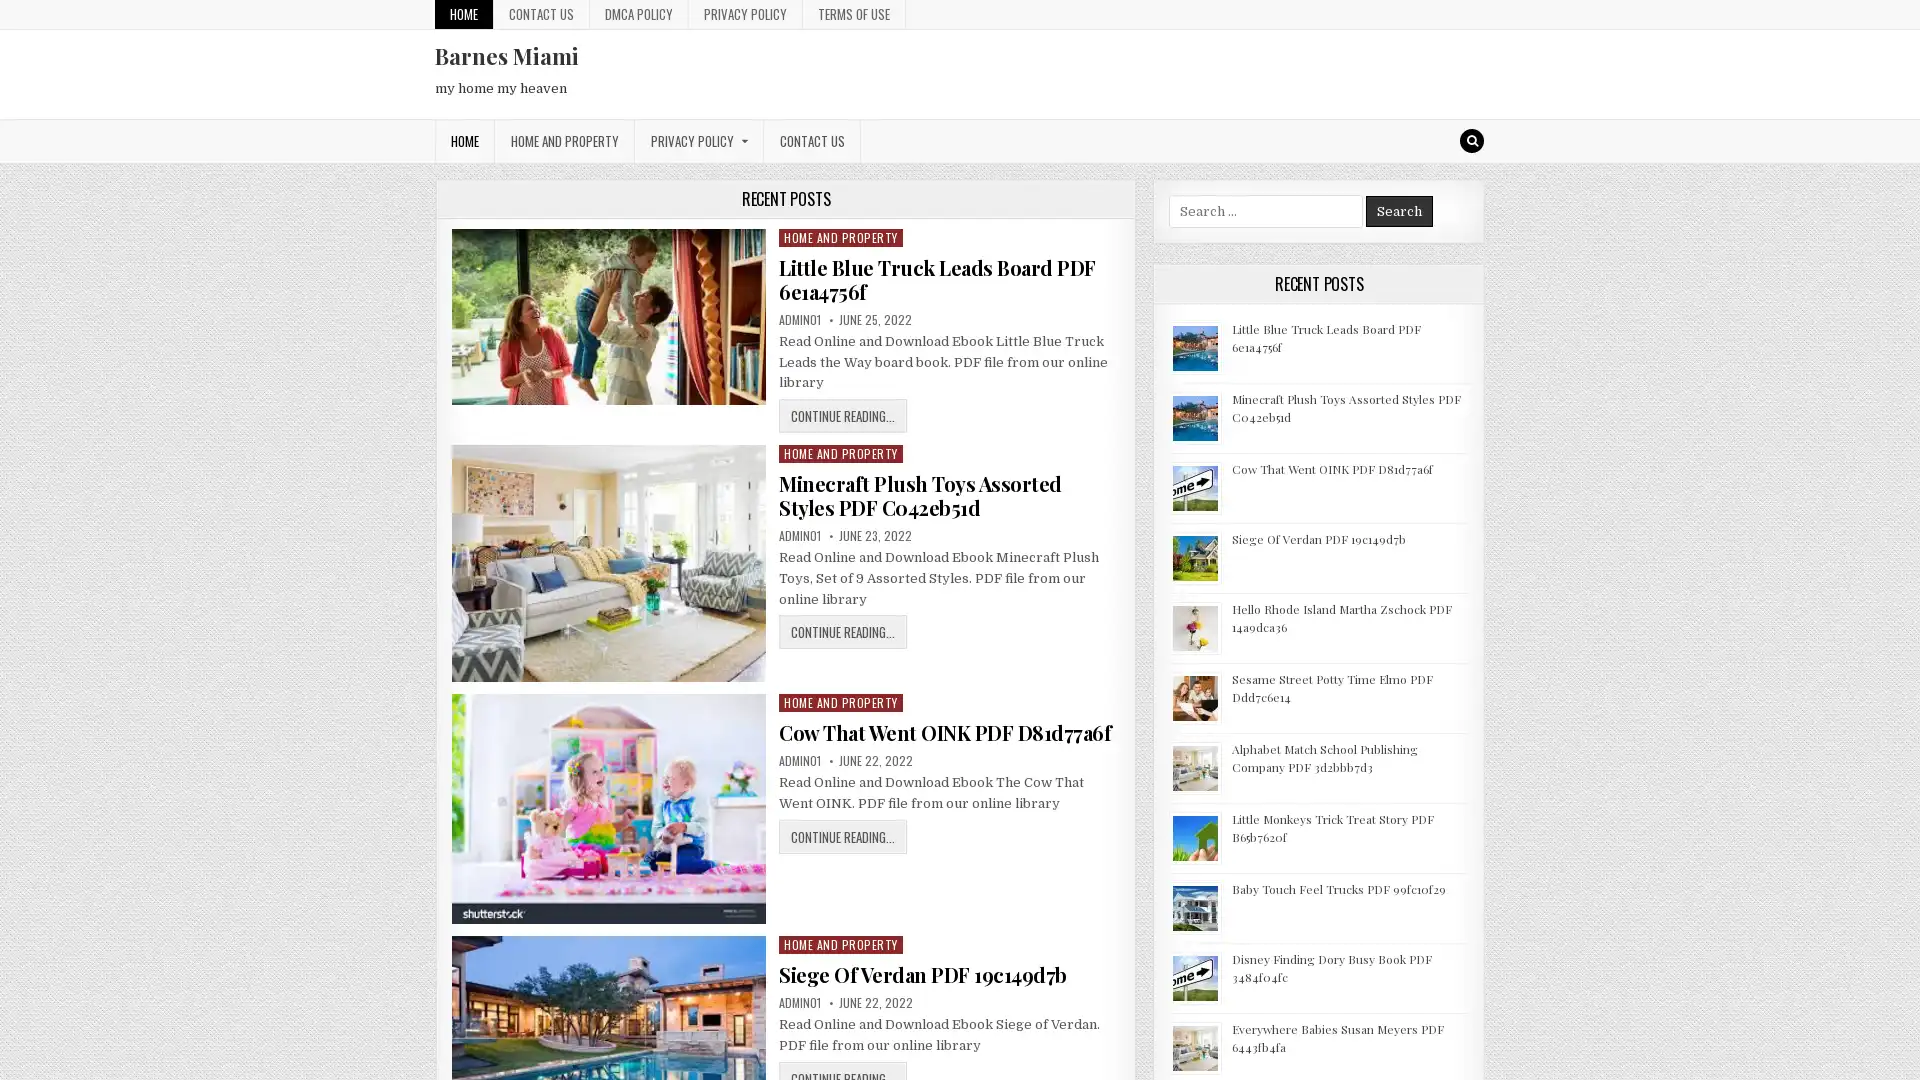  Describe the element at coordinates (1398, 211) in the screenshot. I see `Search` at that location.